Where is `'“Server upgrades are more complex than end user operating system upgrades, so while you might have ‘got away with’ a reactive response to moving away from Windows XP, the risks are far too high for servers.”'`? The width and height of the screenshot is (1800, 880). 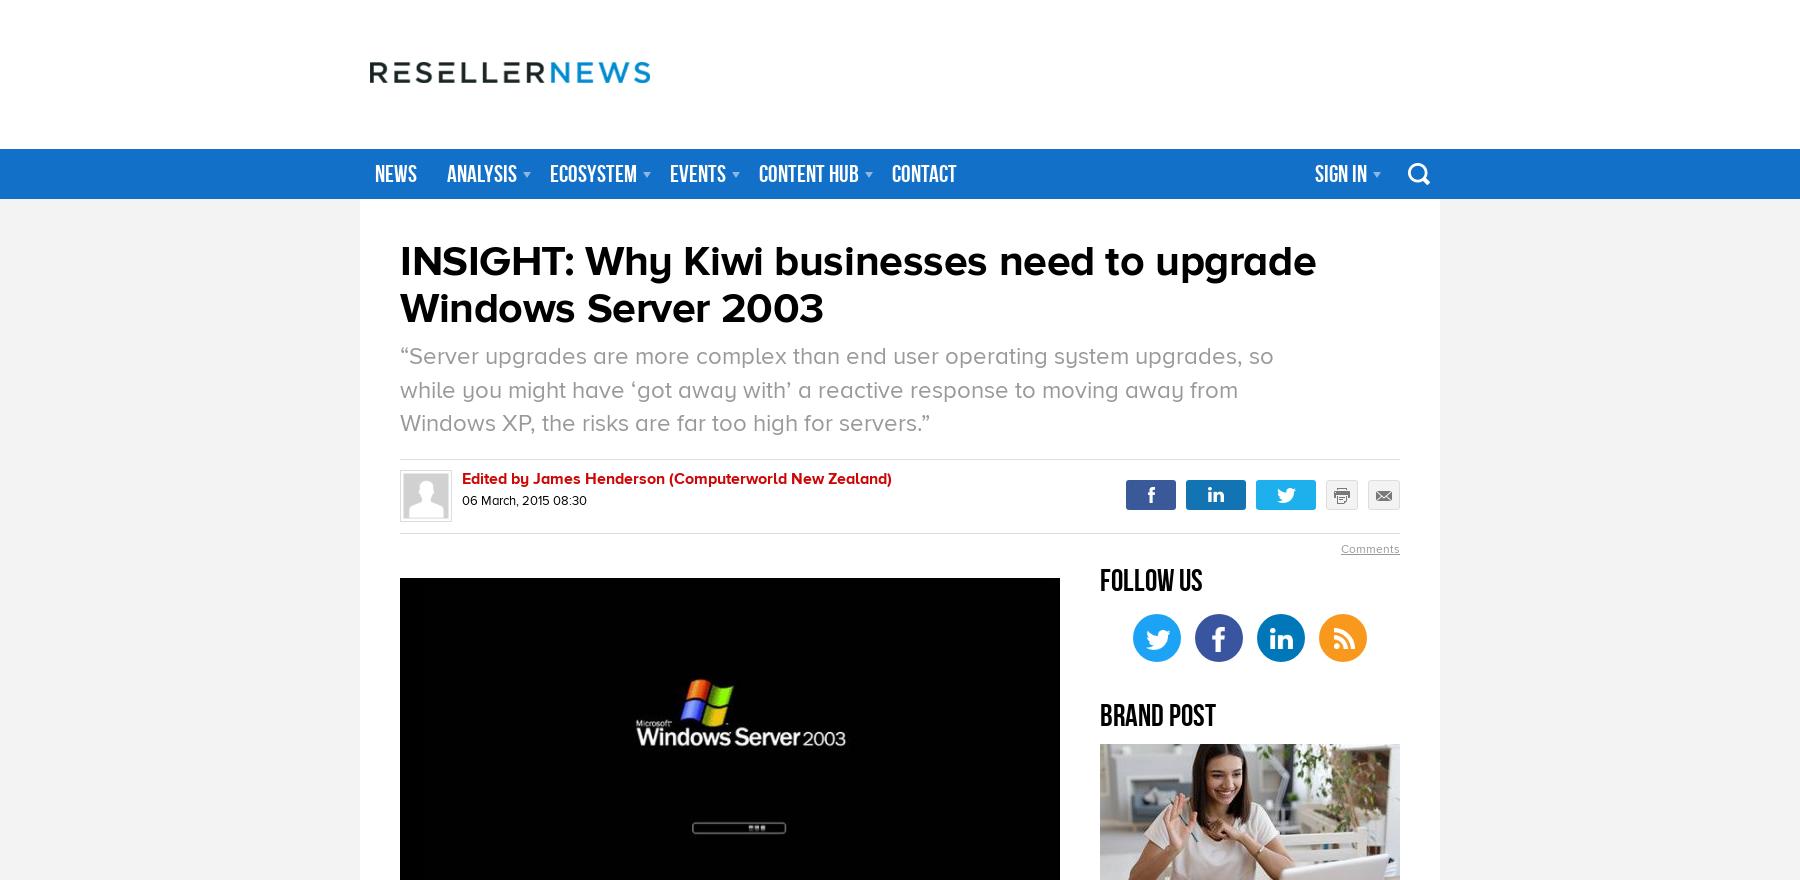 '“Server upgrades are more complex than end user operating system upgrades, so while you might have ‘got away with’ a reactive response to moving away from Windows XP, the risks are far too high for servers.”' is located at coordinates (837, 389).